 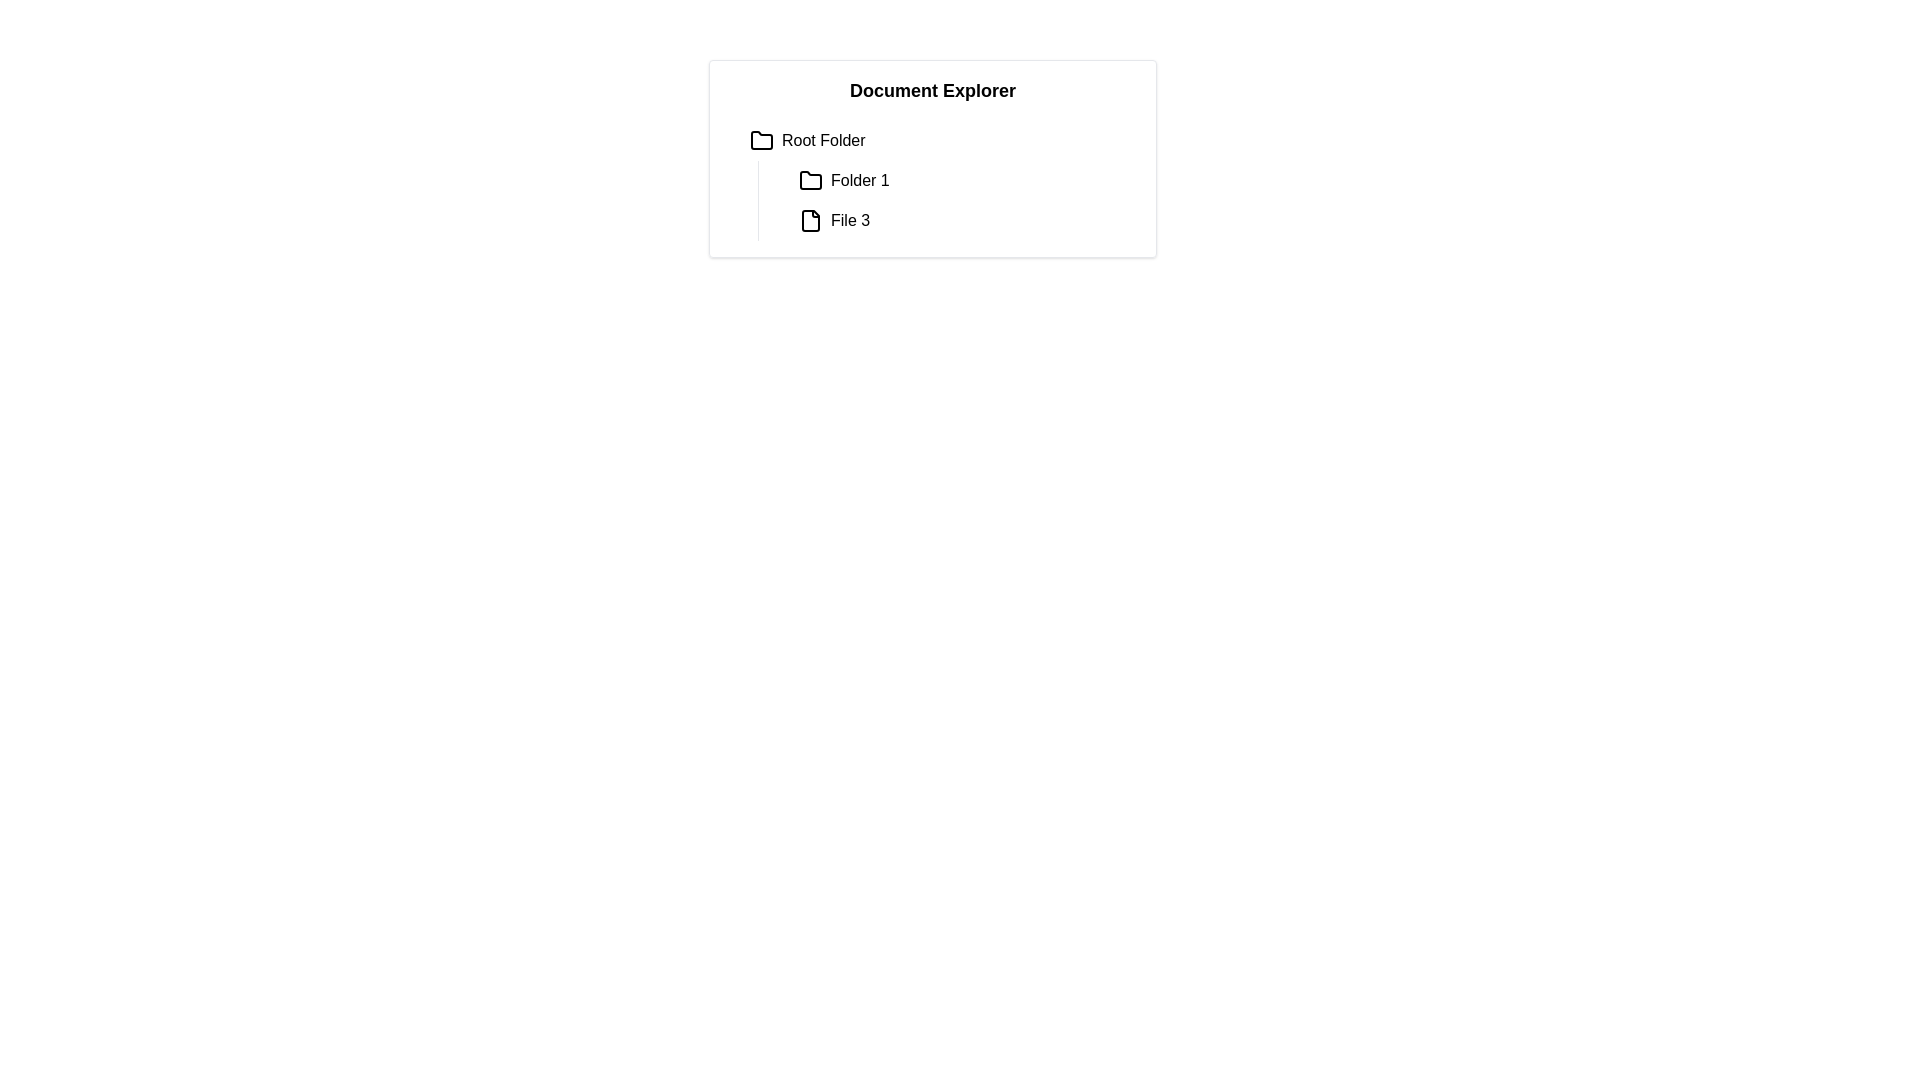 What do you see at coordinates (761, 140) in the screenshot?
I see `the folder icon, which is an outlined graphical symbol of a folder styled in black, located to the left of the text label 'Root Folder' in the 'Document Explorer' section` at bounding box center [761, 140].